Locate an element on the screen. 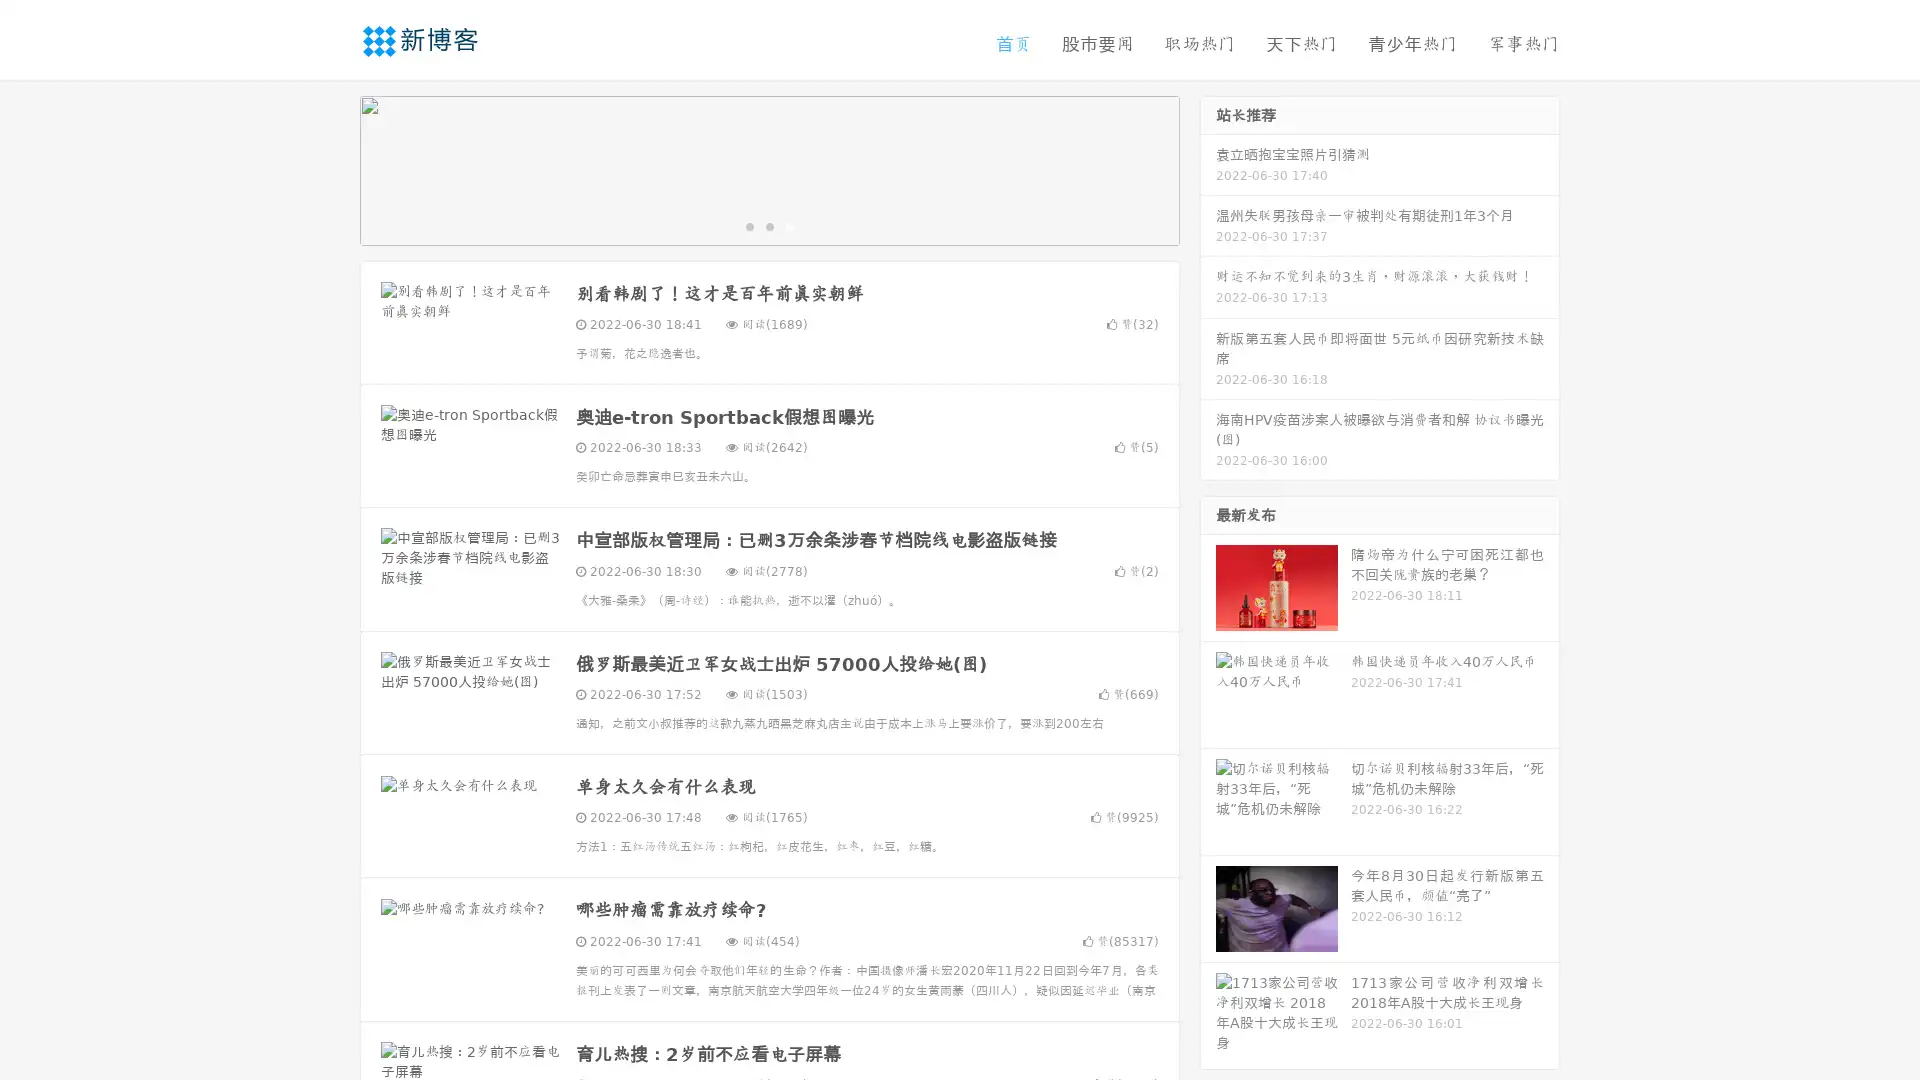 The image size is (1920, 1080). Next slide is located at coordinates (1208, 168).